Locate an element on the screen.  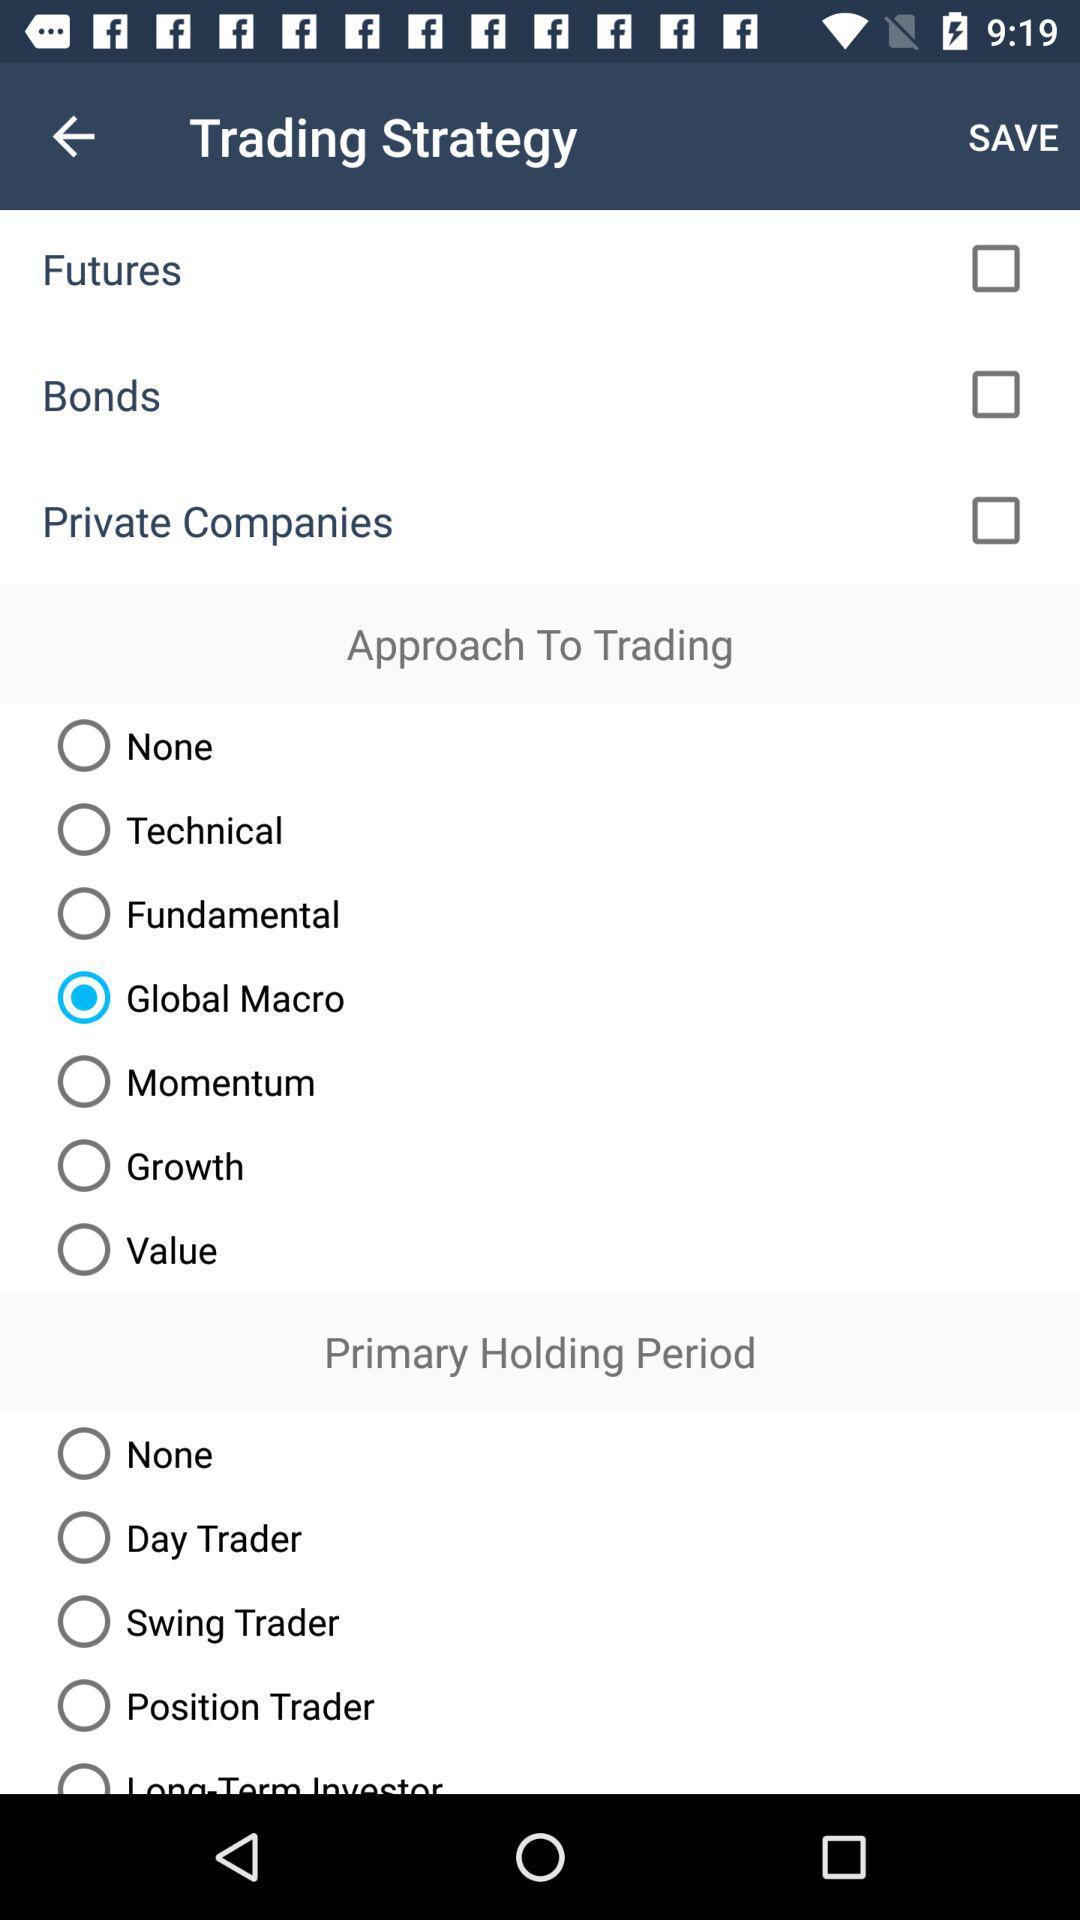
icon below the none is located at coordinates (161, 829).